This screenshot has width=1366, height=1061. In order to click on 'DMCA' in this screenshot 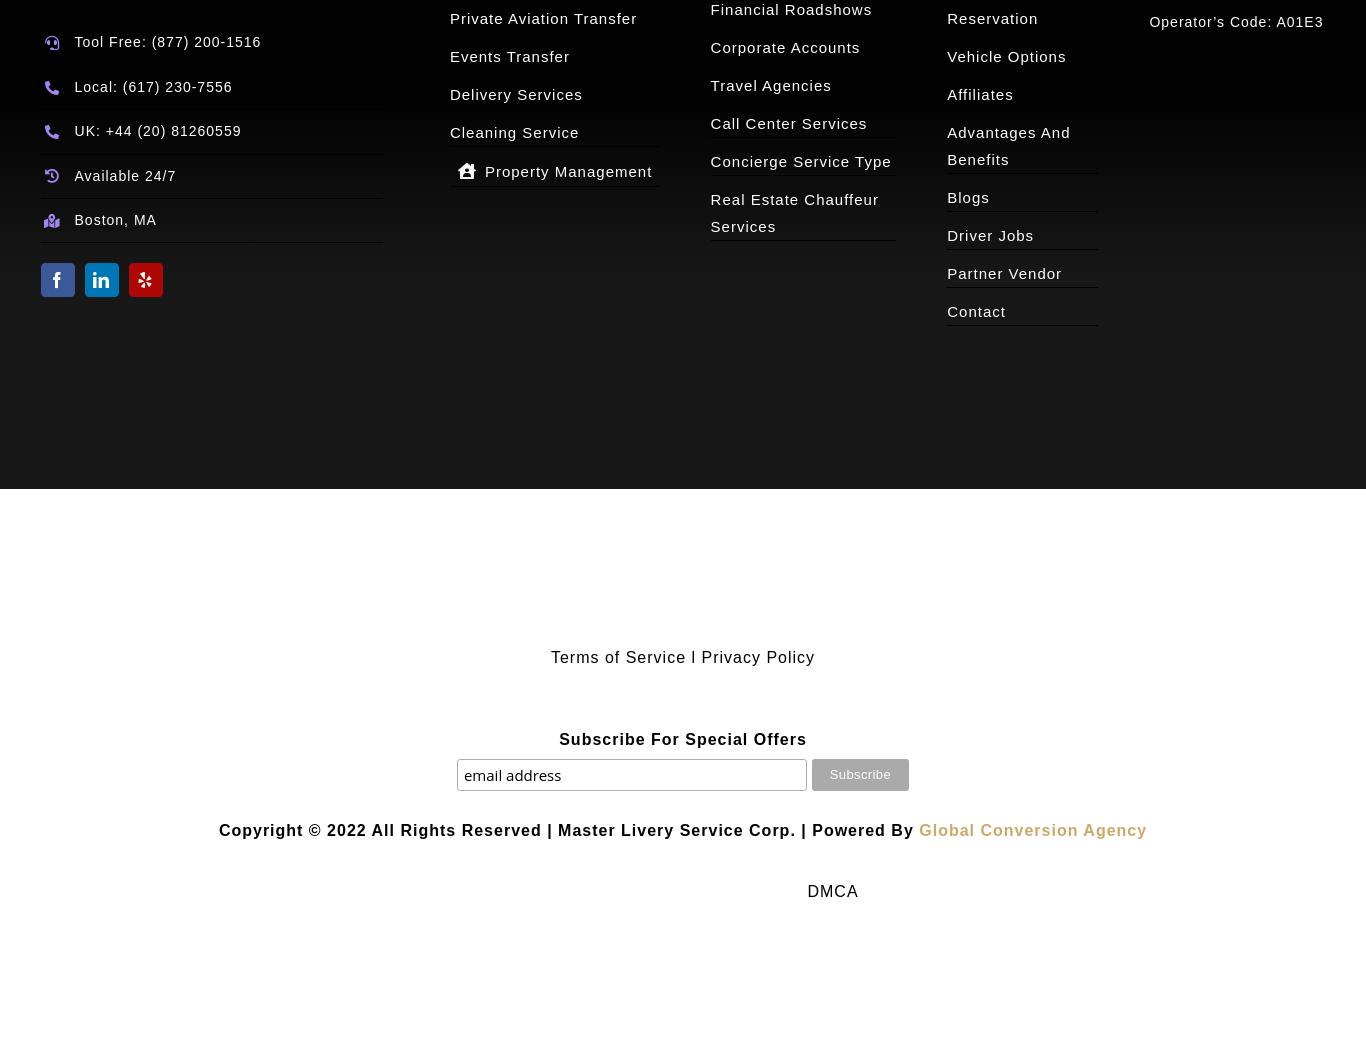, I will do `click(831, 889)`.